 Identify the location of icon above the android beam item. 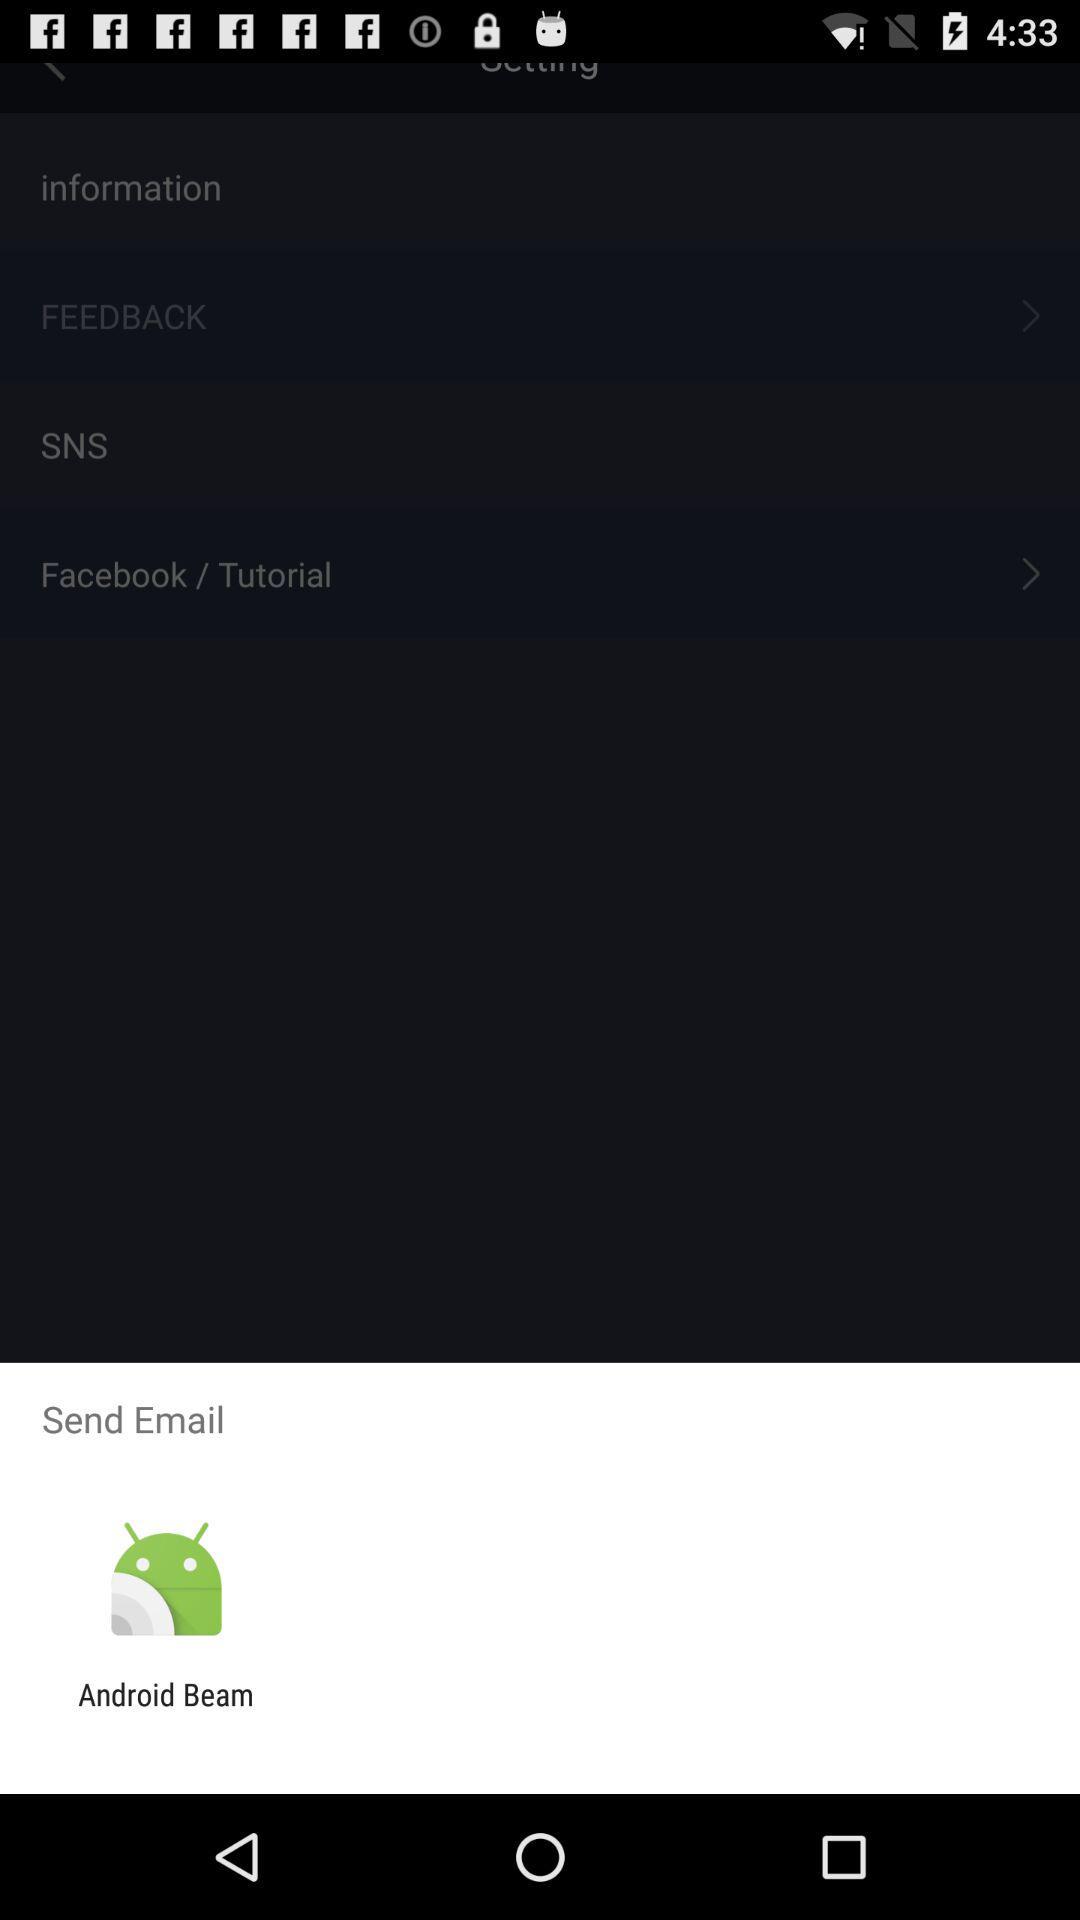
(165, 1579).